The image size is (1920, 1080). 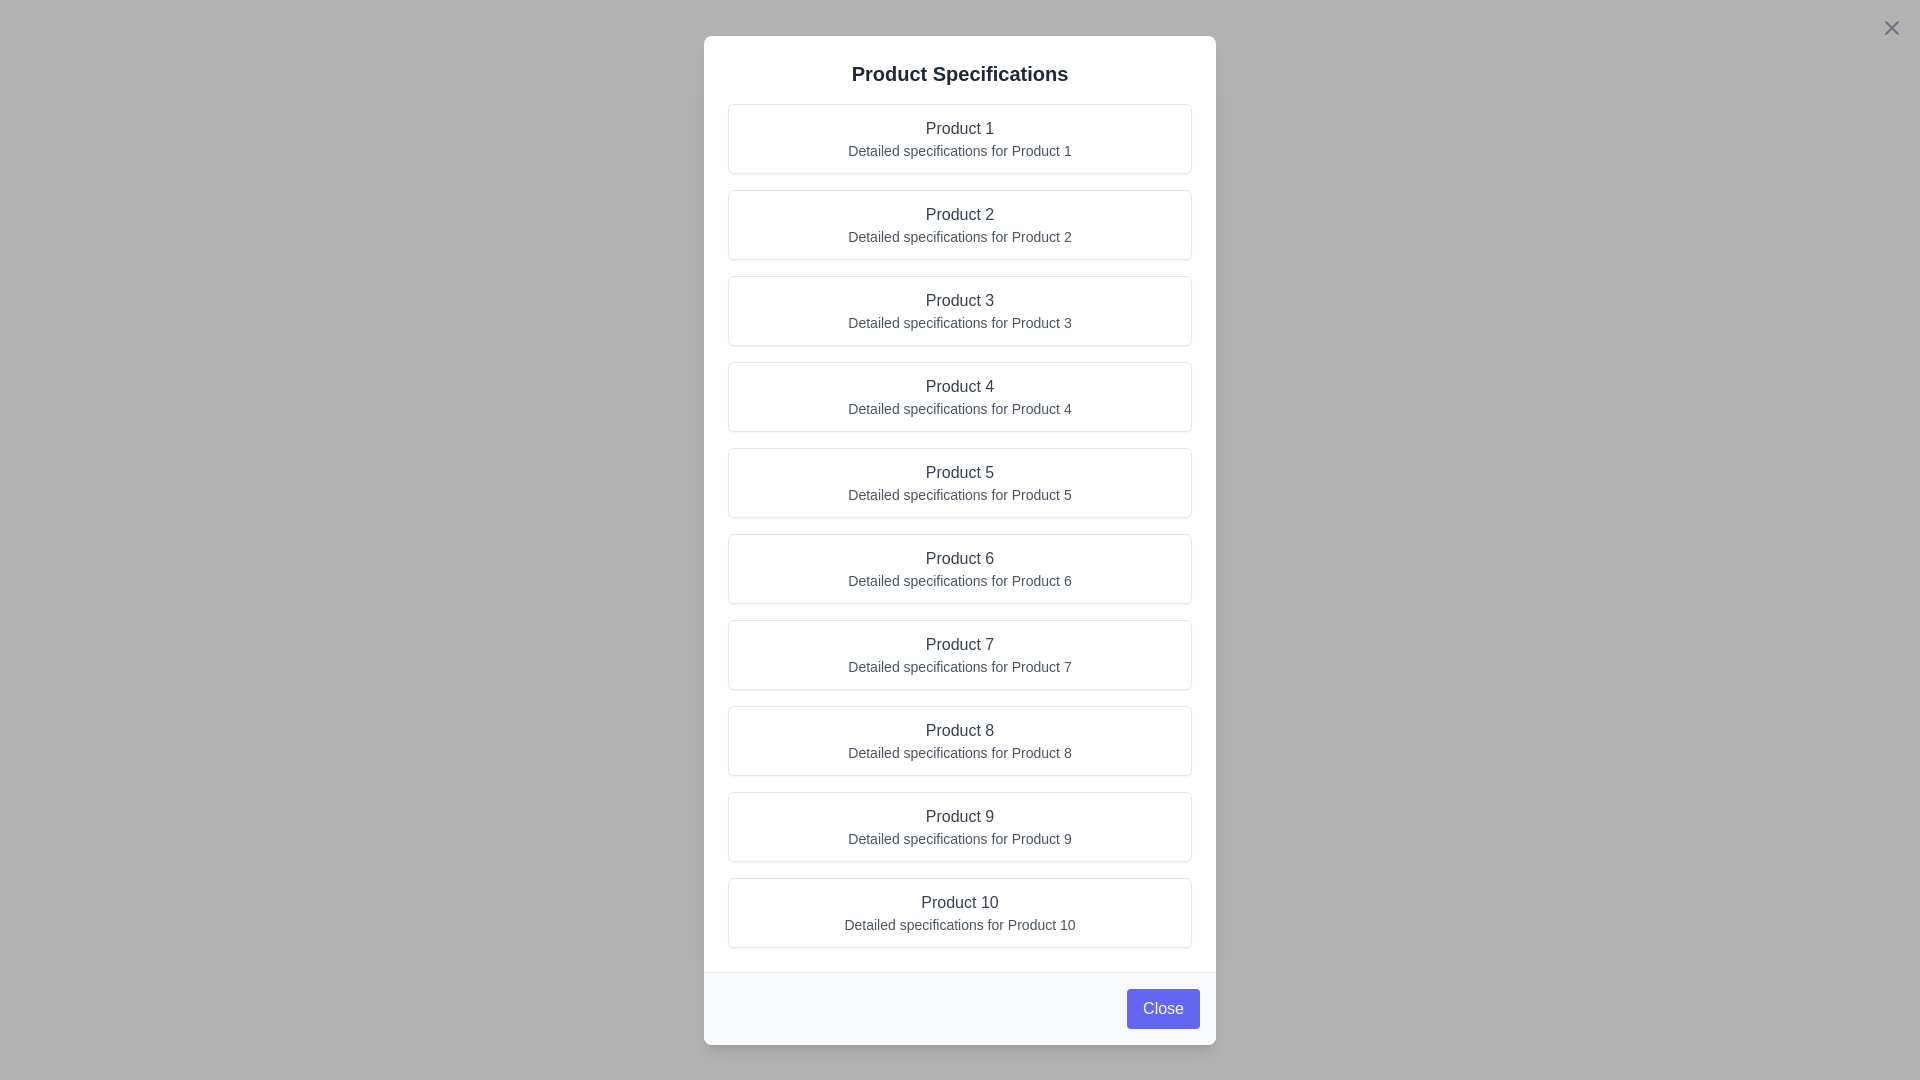 I want to click on close button in the top-right corner of the dialog, so click(x=1890, y=27).